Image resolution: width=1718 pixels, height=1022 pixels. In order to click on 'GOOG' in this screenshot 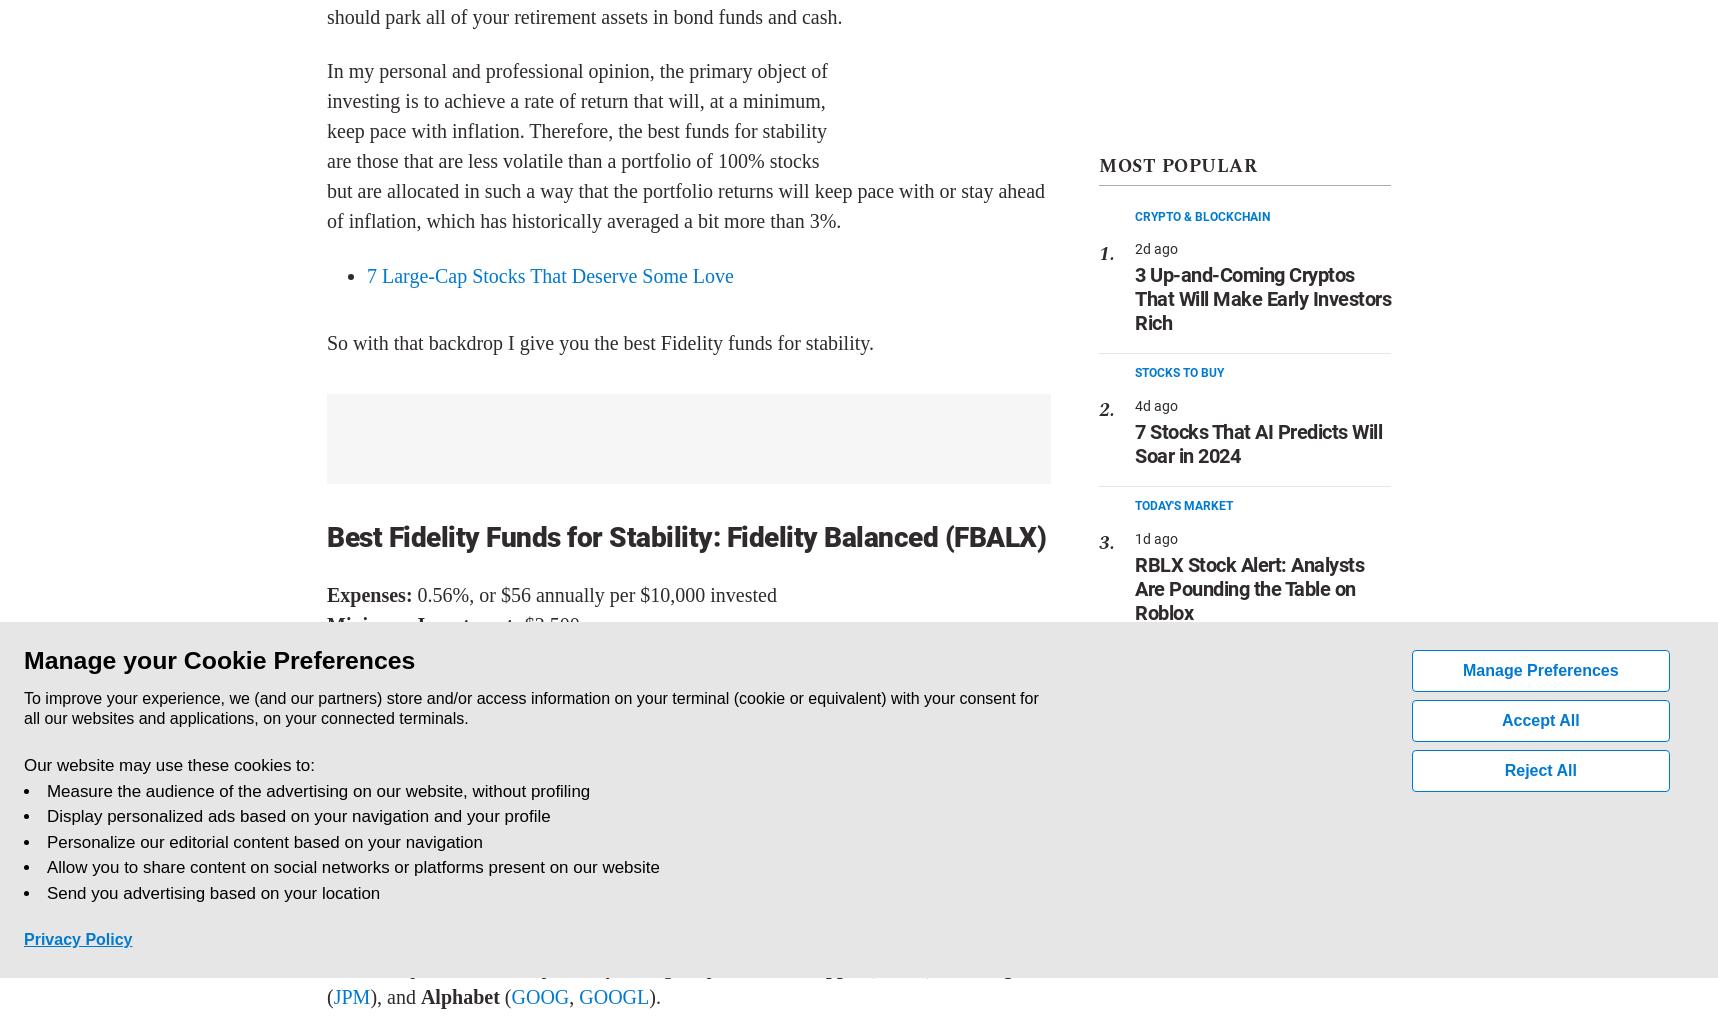, I will do `click(510, 996)`.